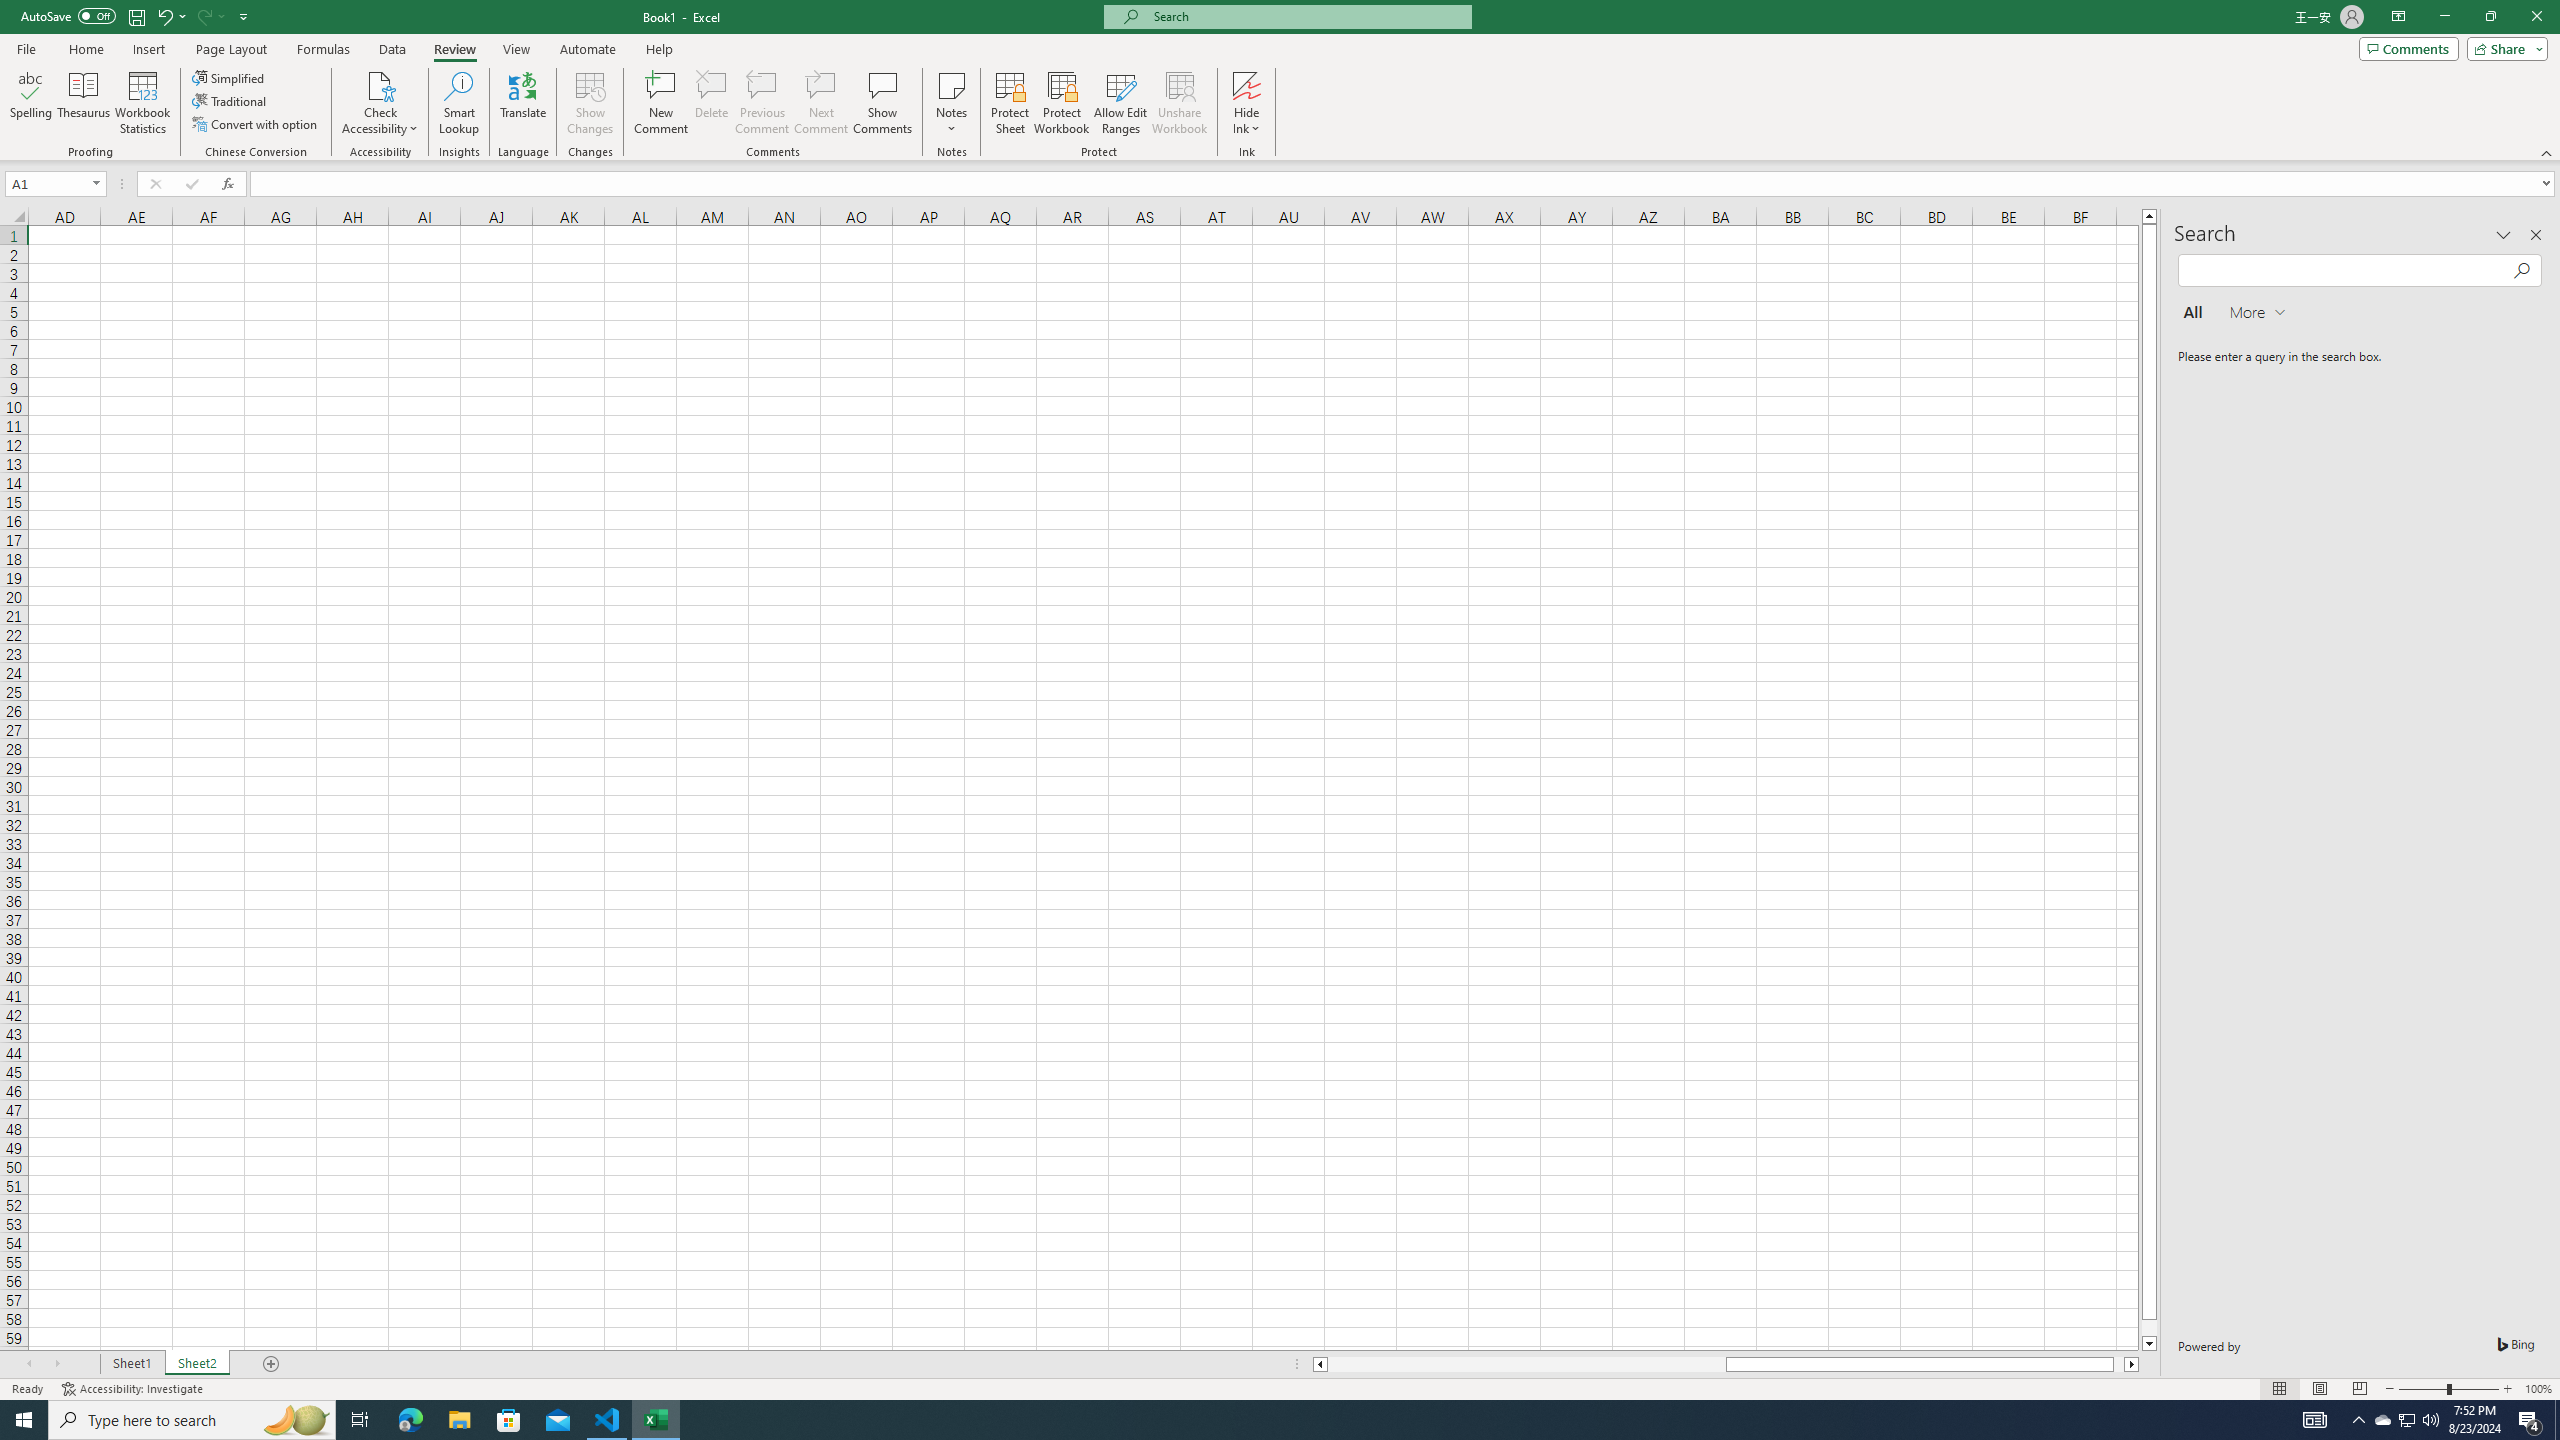 The width and height of the screenshot is (2560, 1440). Describe the element at coordinates (1121, 103) in the screenshot. I see `'Allow Edit Ranges'` at that location.